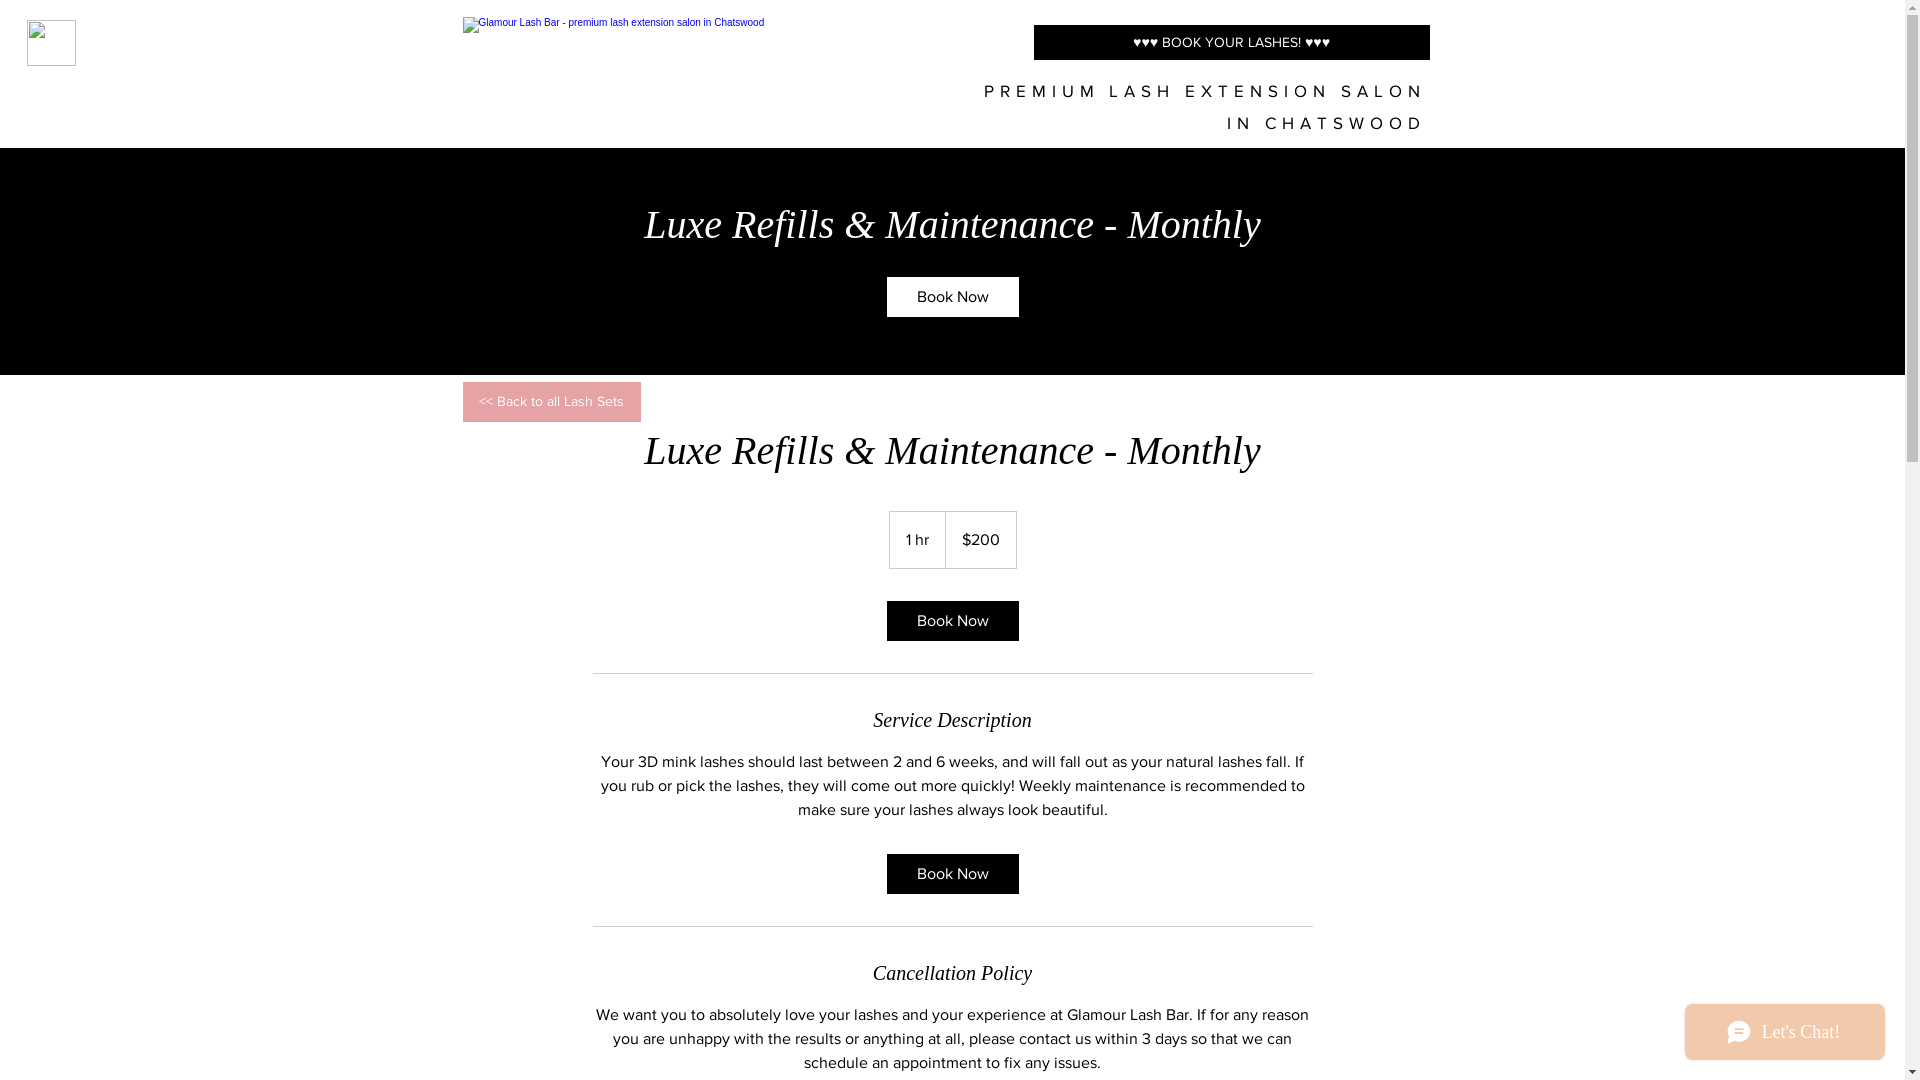  What do you see at coordinates (885, 297) in the screenshot?
I see `'Book Now'` at bounding box center [885, 297].